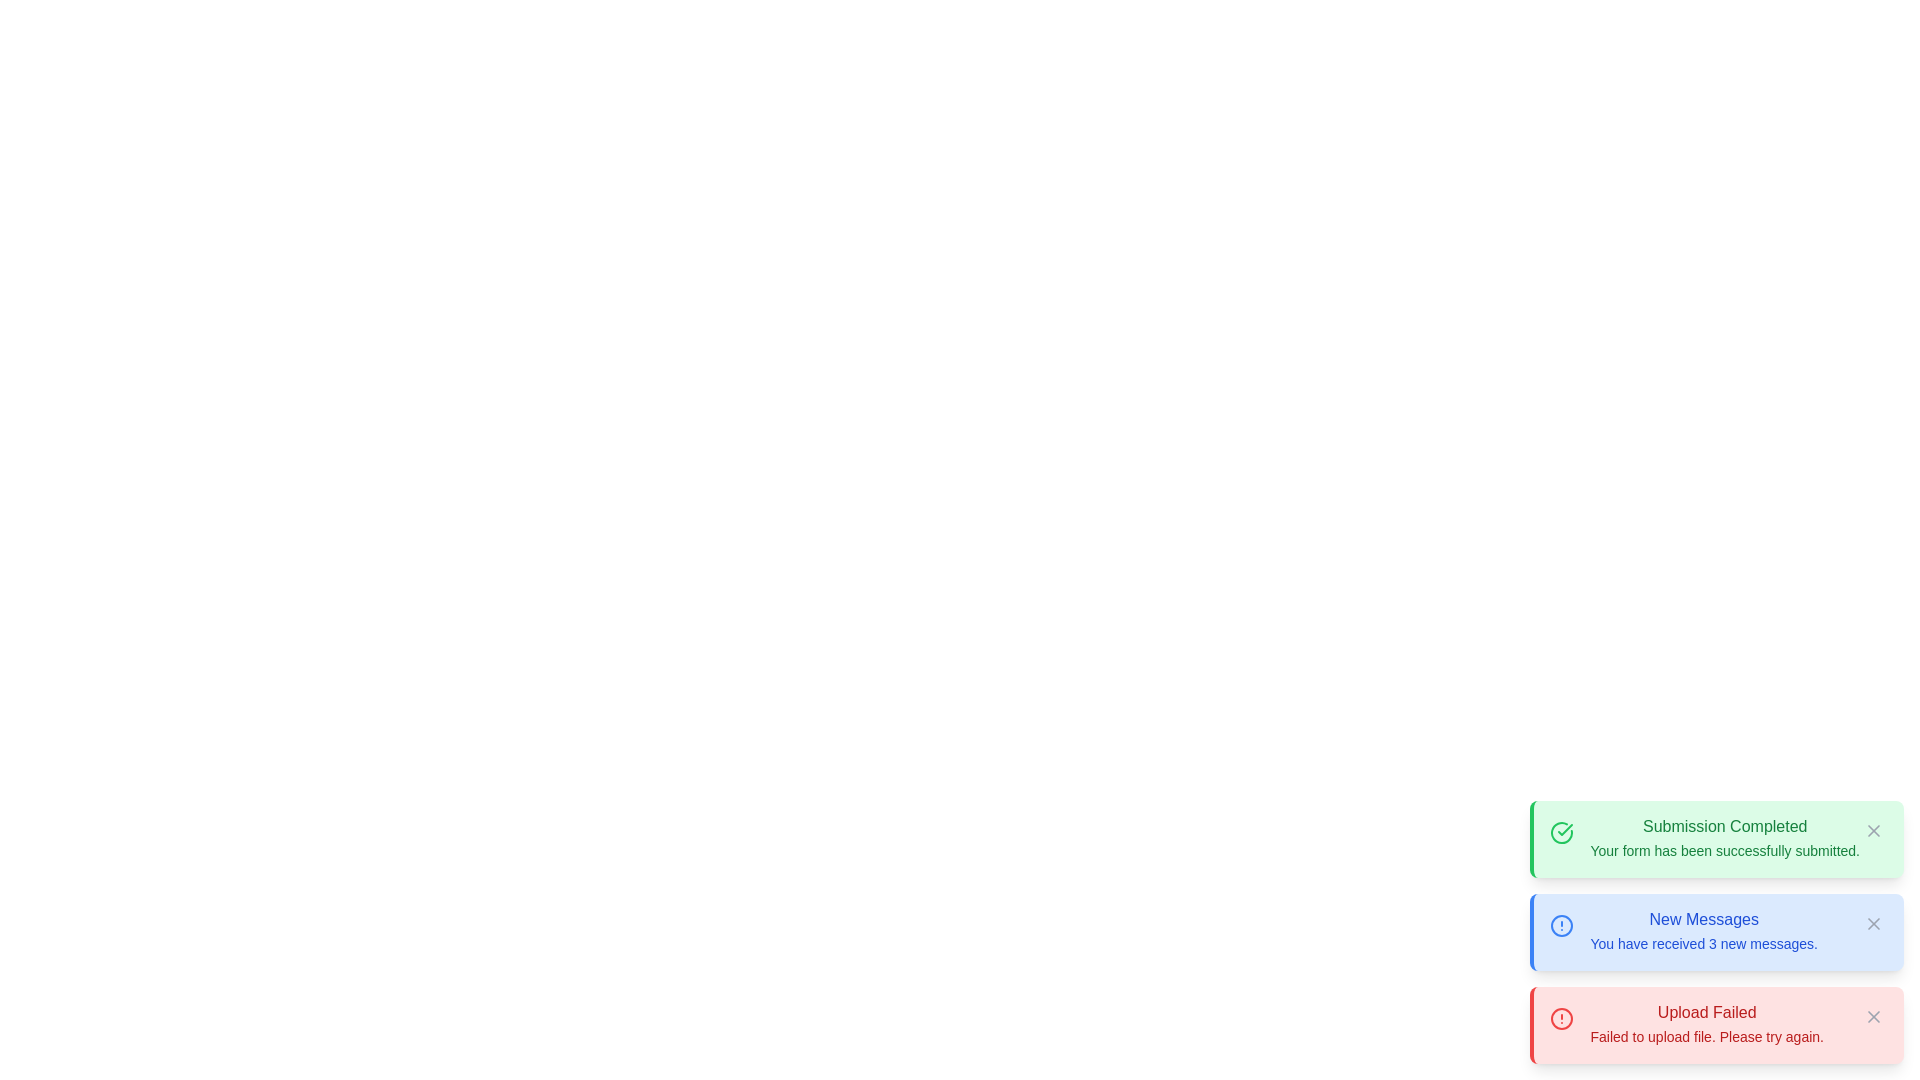  Describe the element at coordinates (1872, 1017) in the screenshot. I see `the small red 'X' button located at the far right side of the 'Upload Failed' error message box` at that location.